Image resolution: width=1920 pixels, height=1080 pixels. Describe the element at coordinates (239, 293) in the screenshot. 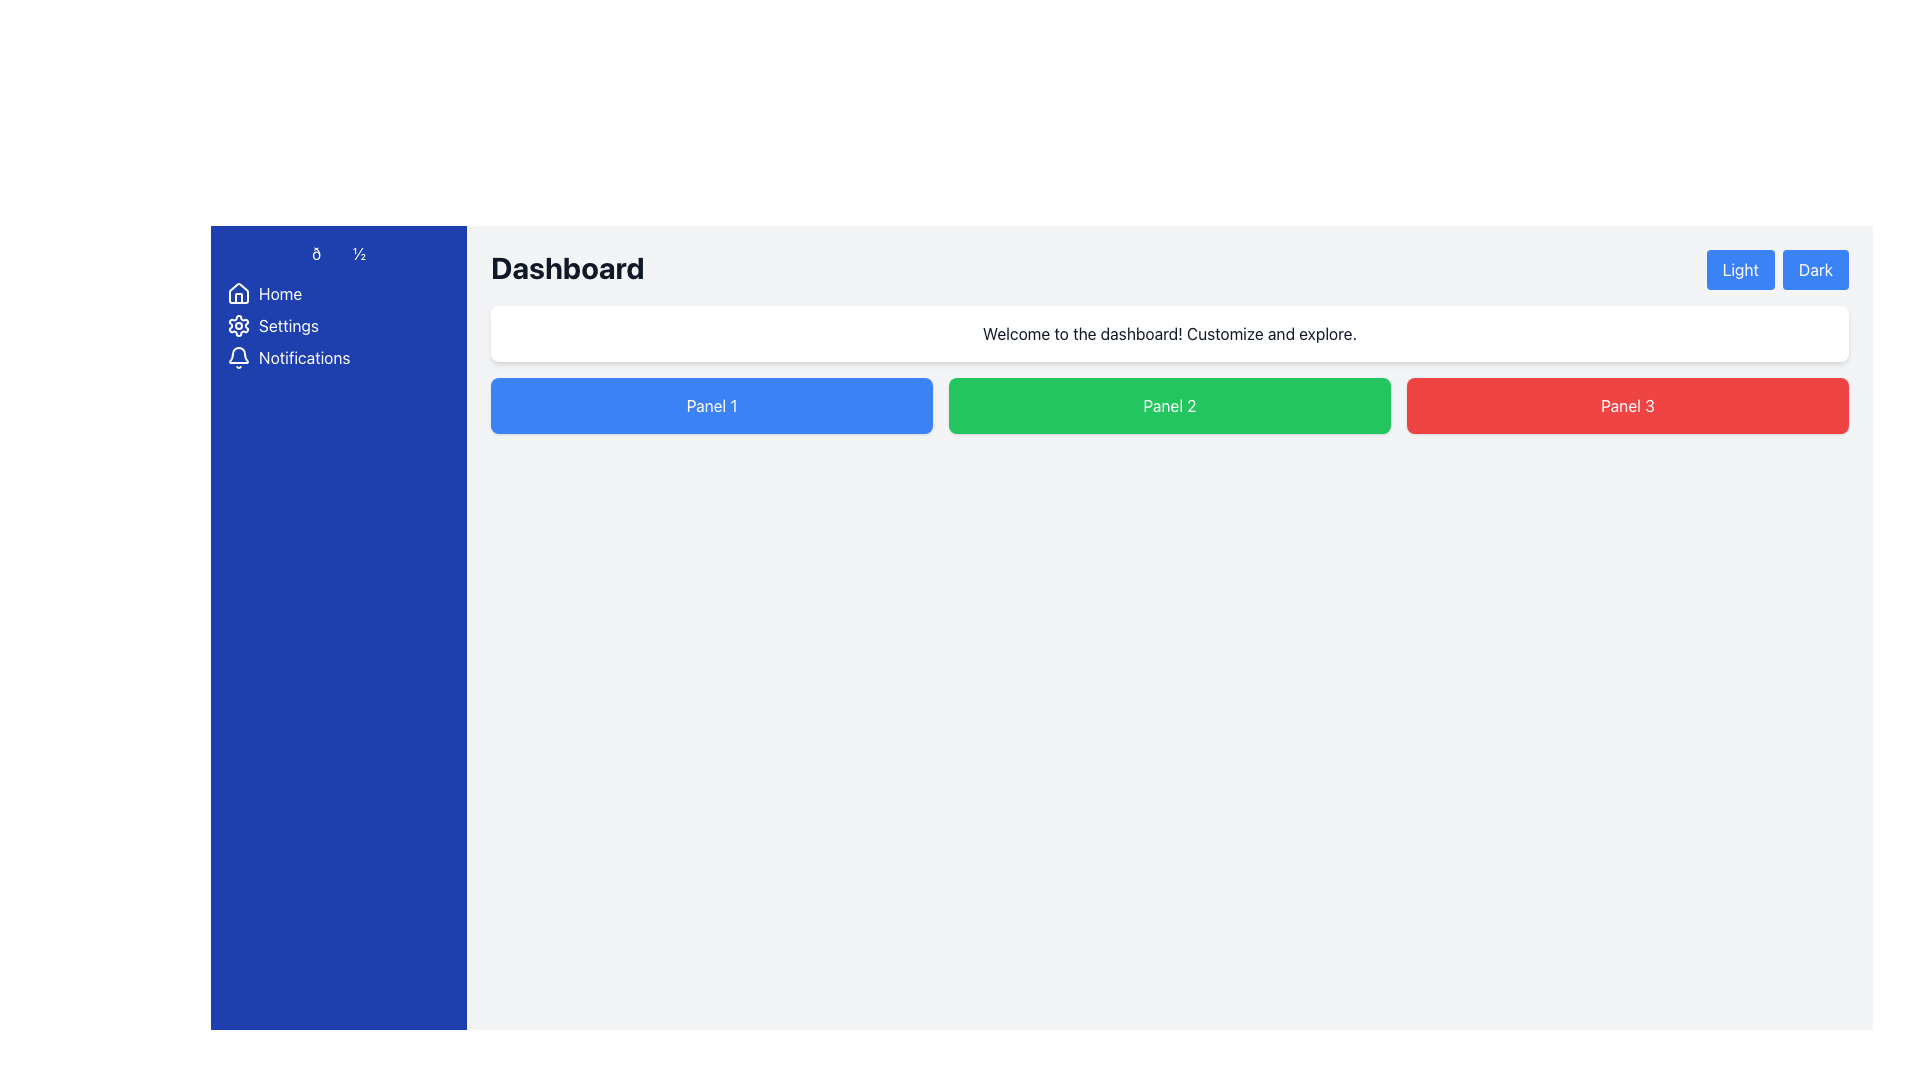

I see `the 'Home' icon located at the top of the navigation sidebar` at that location.